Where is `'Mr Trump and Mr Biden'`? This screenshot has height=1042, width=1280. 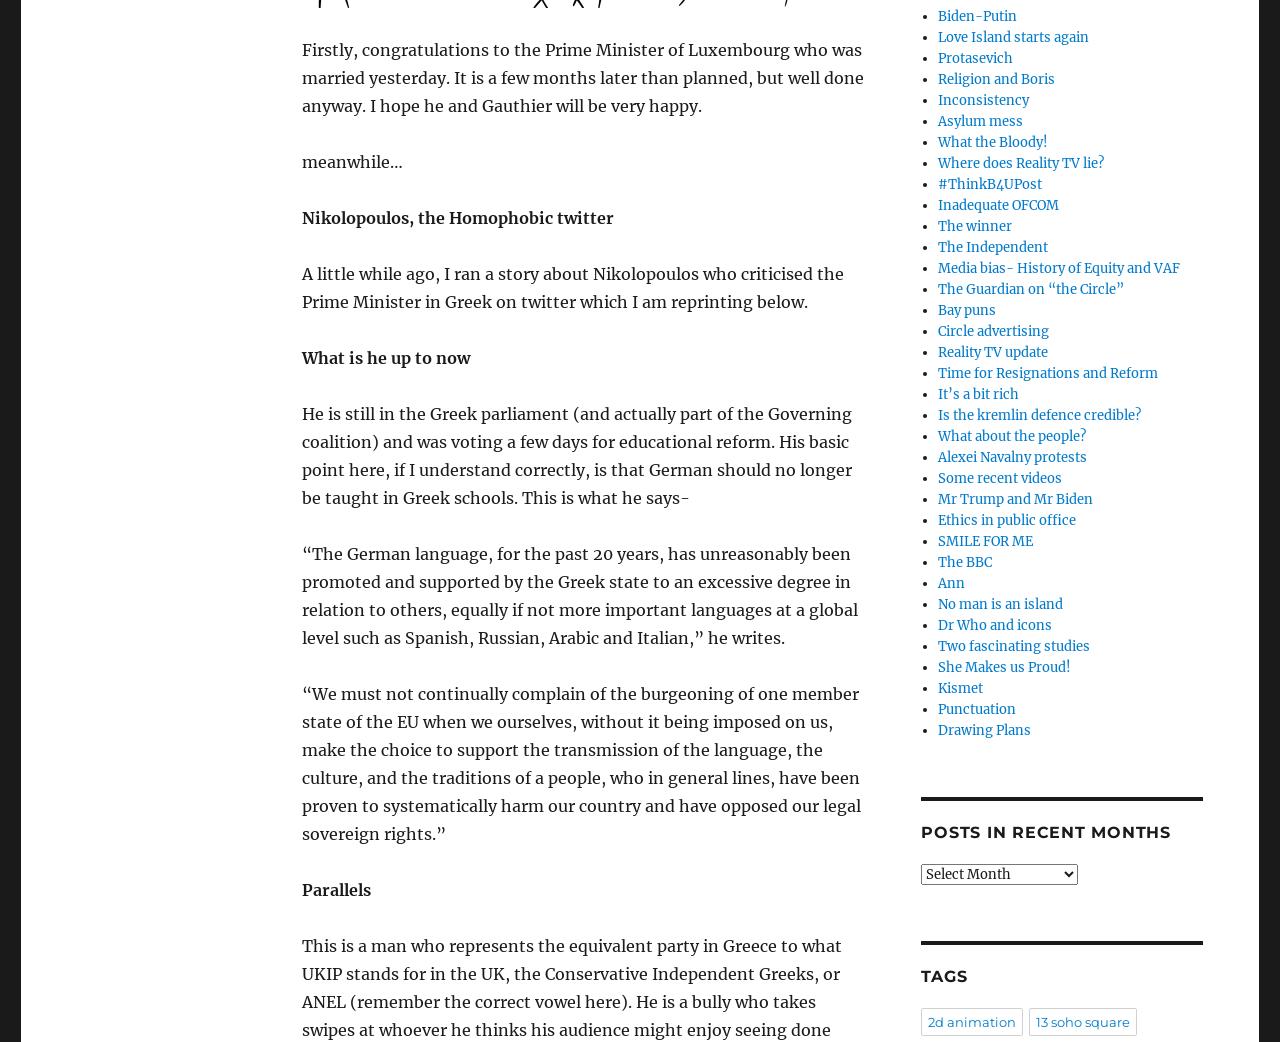
'Mr Trump and Mr Biden' is located at coordinates (1014, 499).